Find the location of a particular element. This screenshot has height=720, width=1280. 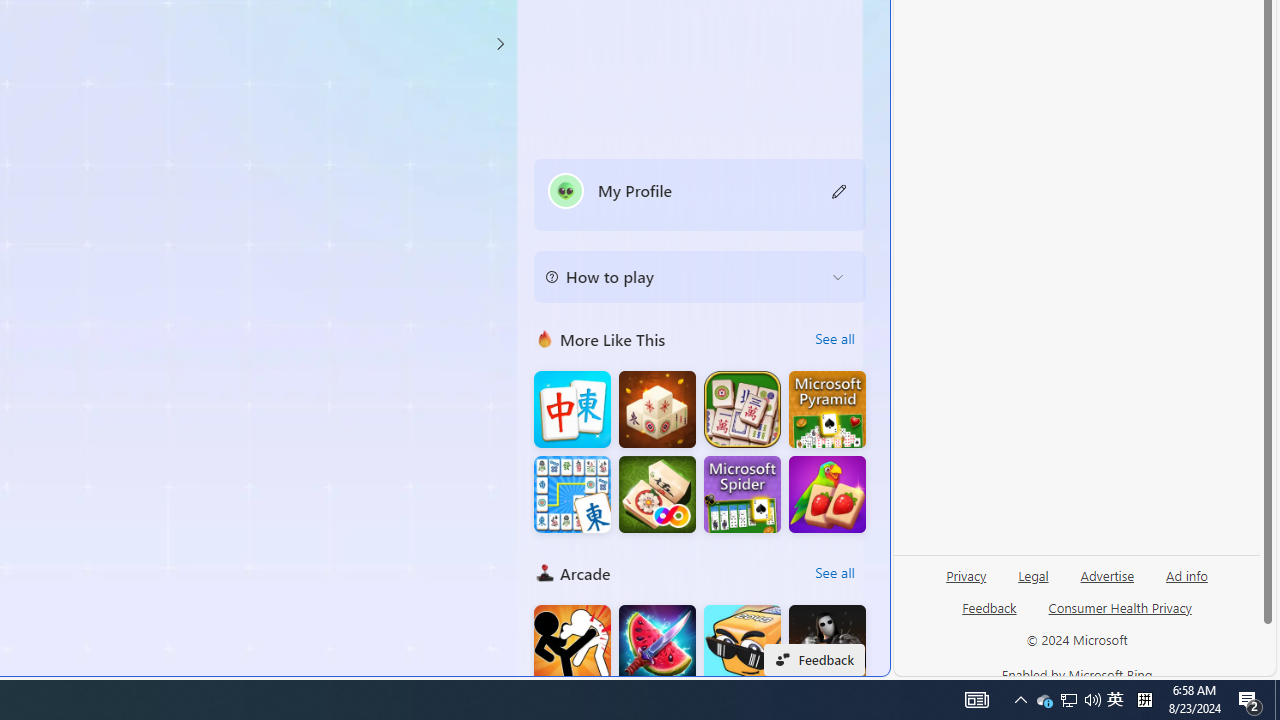

'See all' is located at coordinates (835, 573).